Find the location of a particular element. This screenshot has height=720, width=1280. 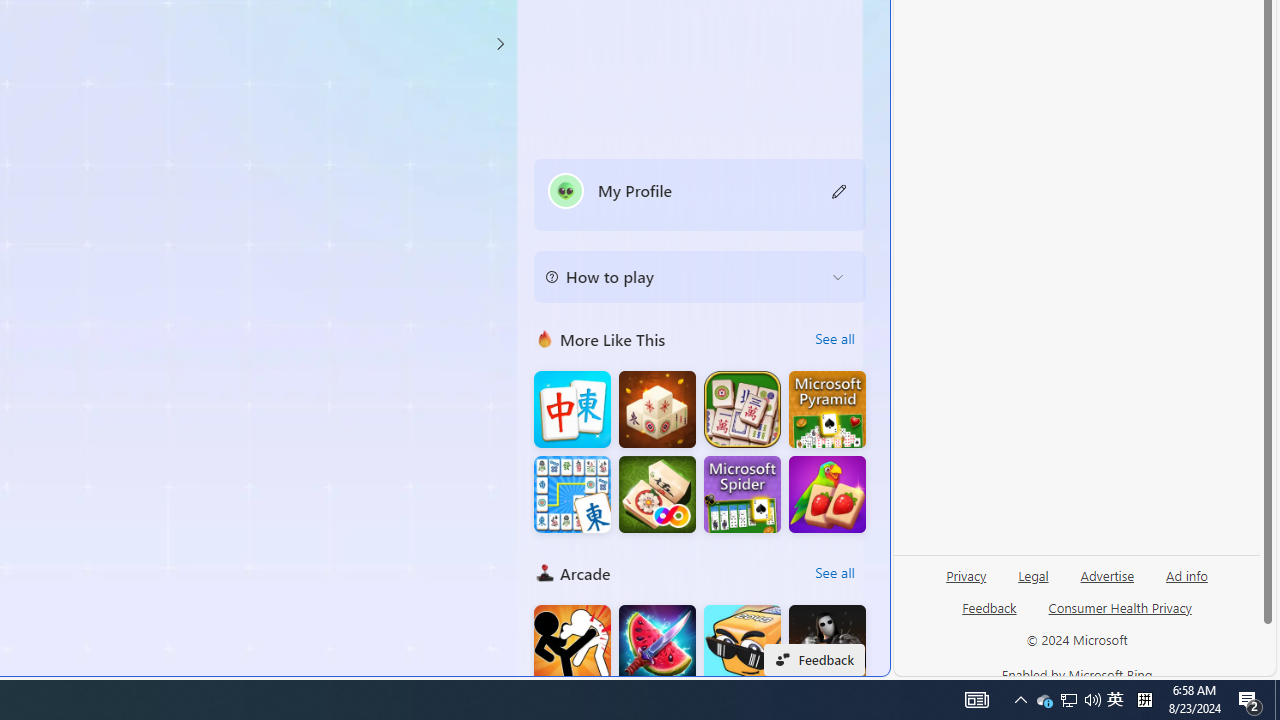

'See all' is located at coordinates (835, 573).